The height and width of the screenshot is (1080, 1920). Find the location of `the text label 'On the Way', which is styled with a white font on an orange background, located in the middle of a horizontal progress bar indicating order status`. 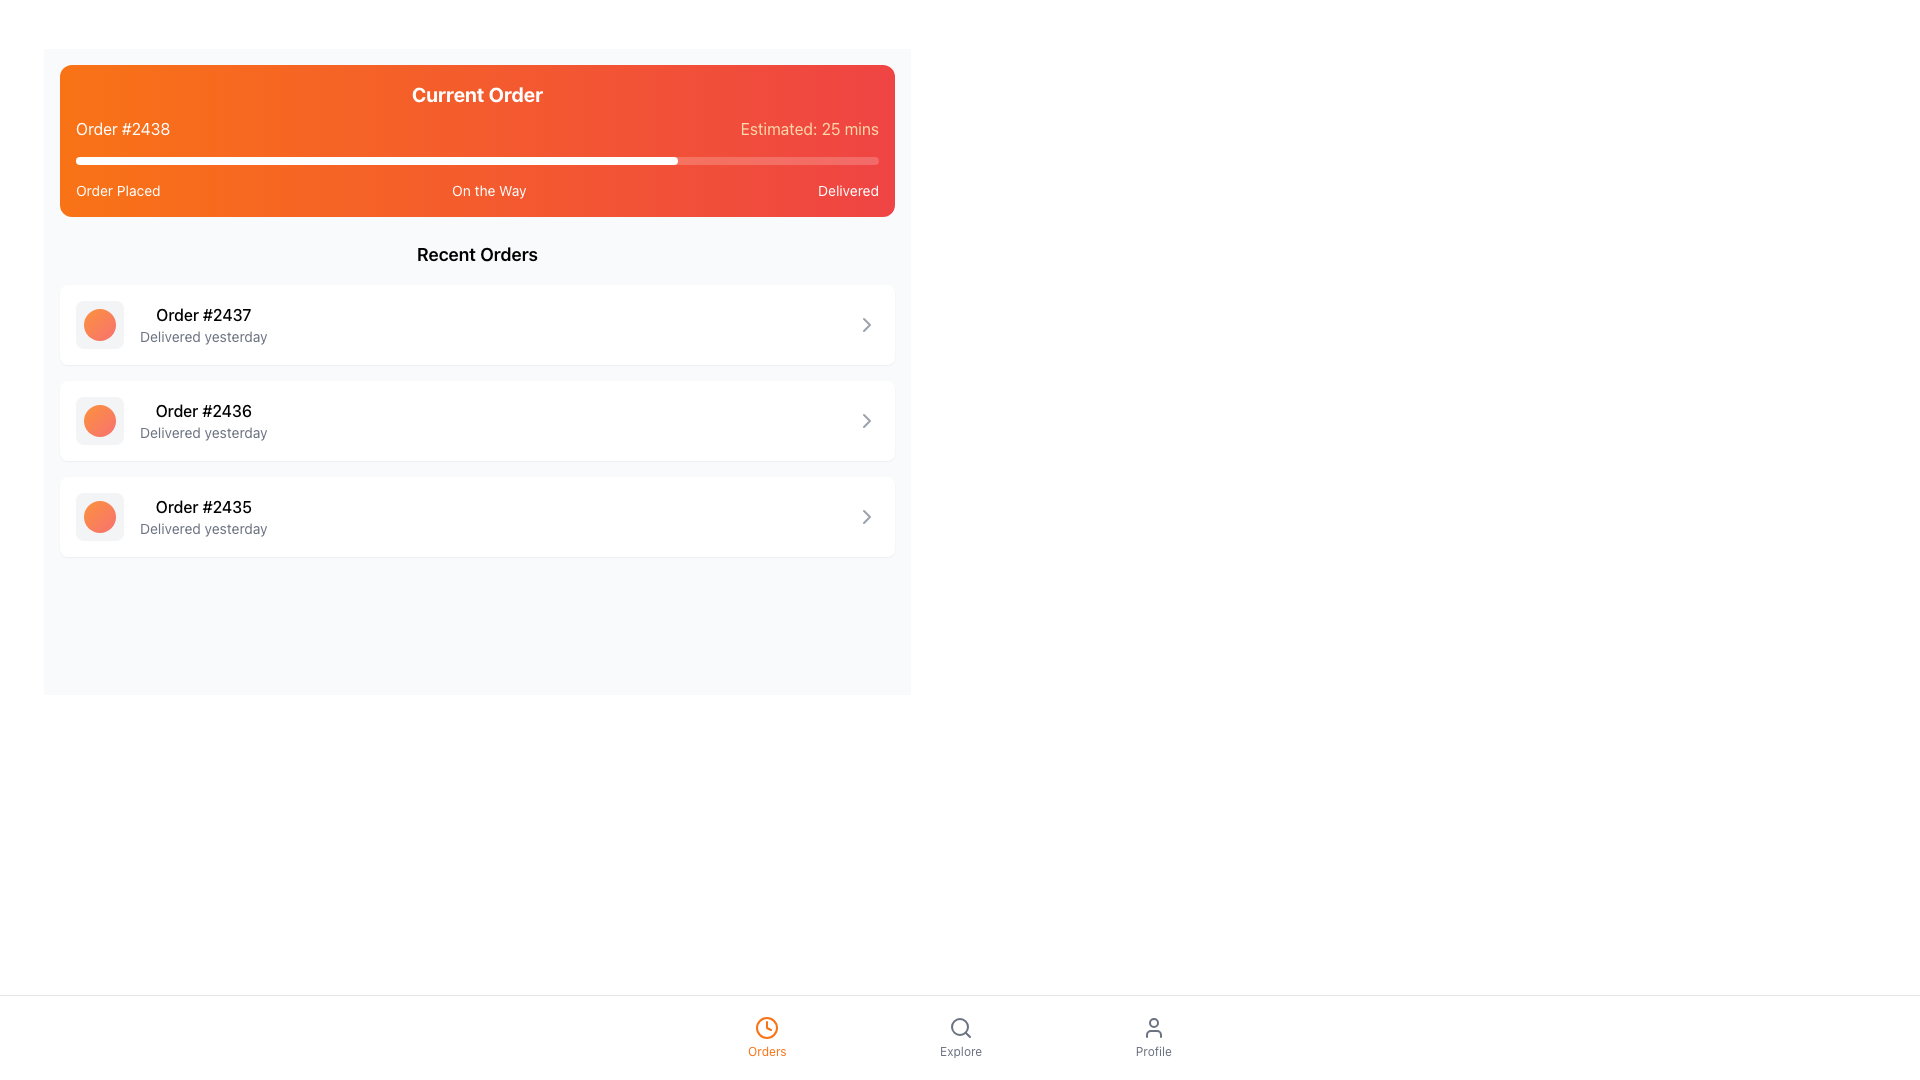

the text label 'On the Way', which is styled with a white font on an orange background, located in the middle of a horizontal progress bar indicating order status is located at coordinates (489, 191).